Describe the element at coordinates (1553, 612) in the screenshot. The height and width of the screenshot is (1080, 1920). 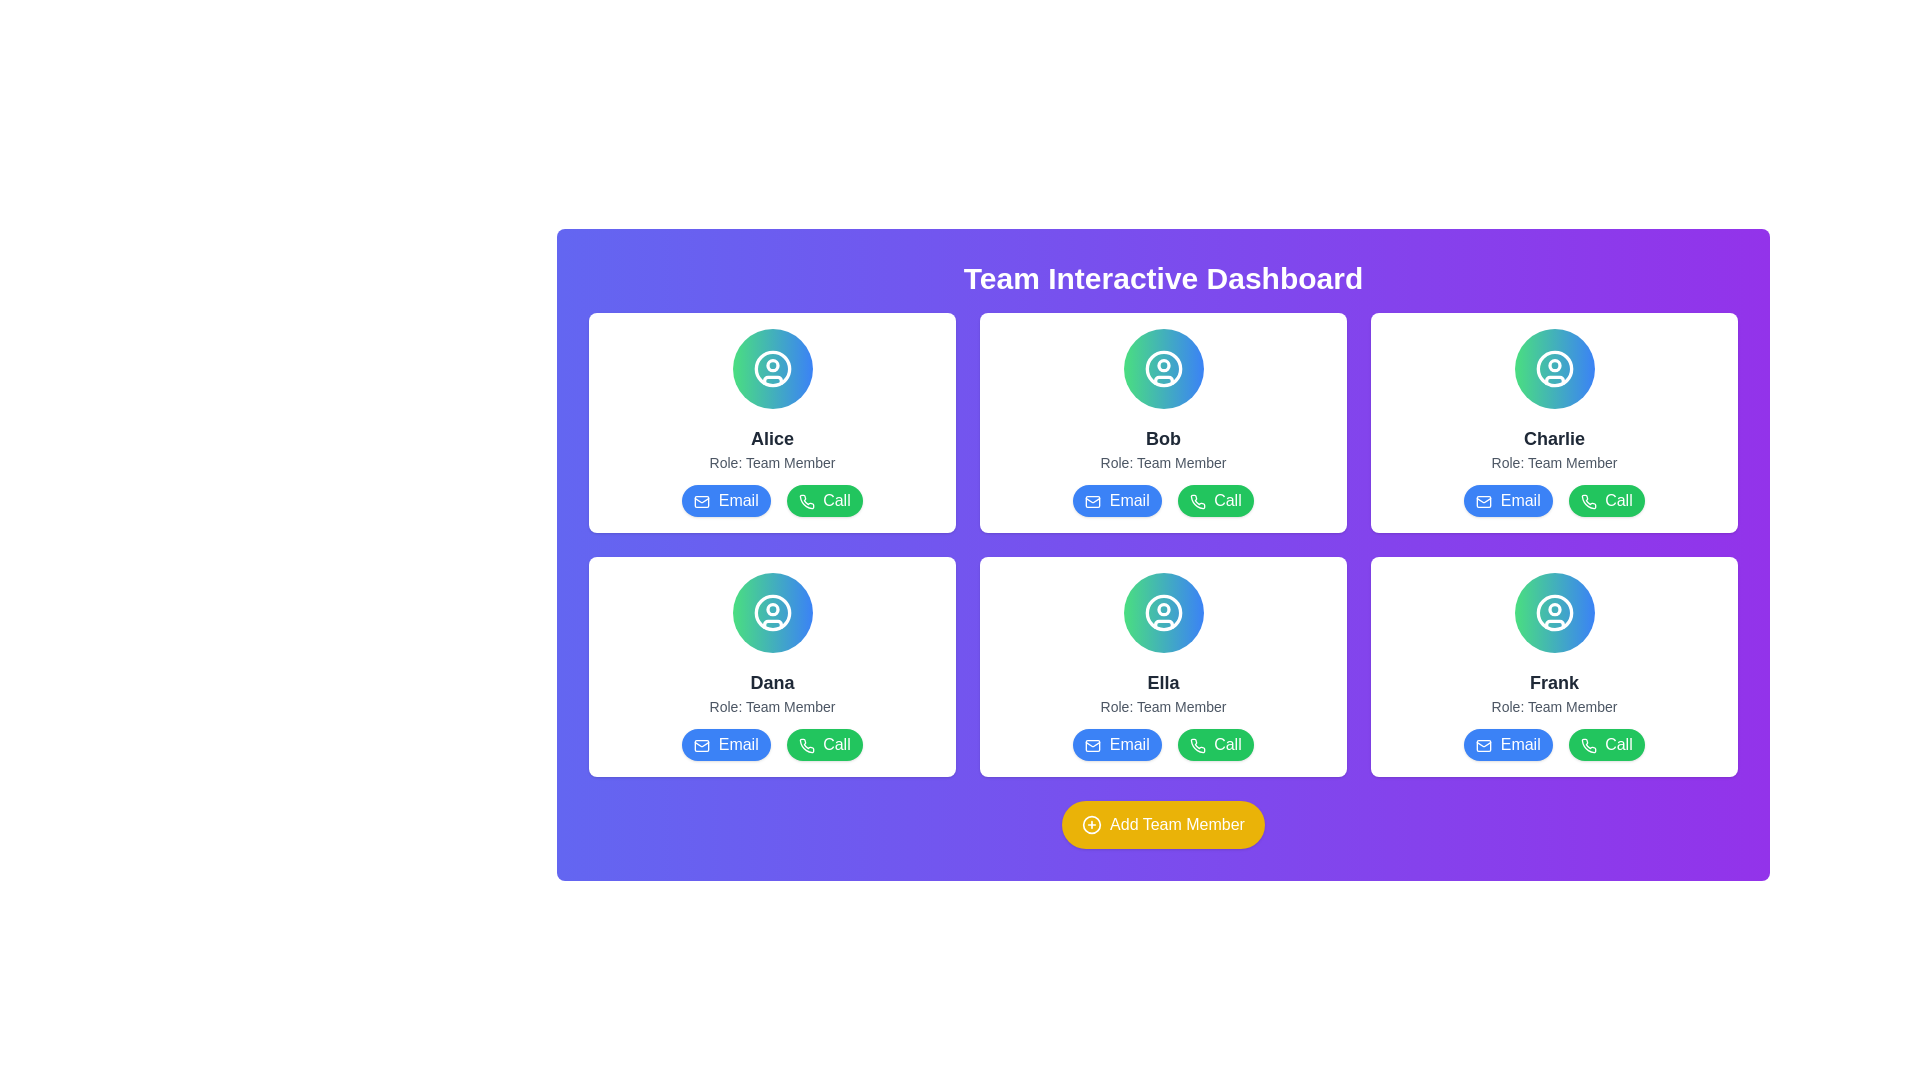
I see `the circular icon depicting a user's silhouette within the card labeled 'Frank', which is located in the second row, third column of the grid layout` at that location.